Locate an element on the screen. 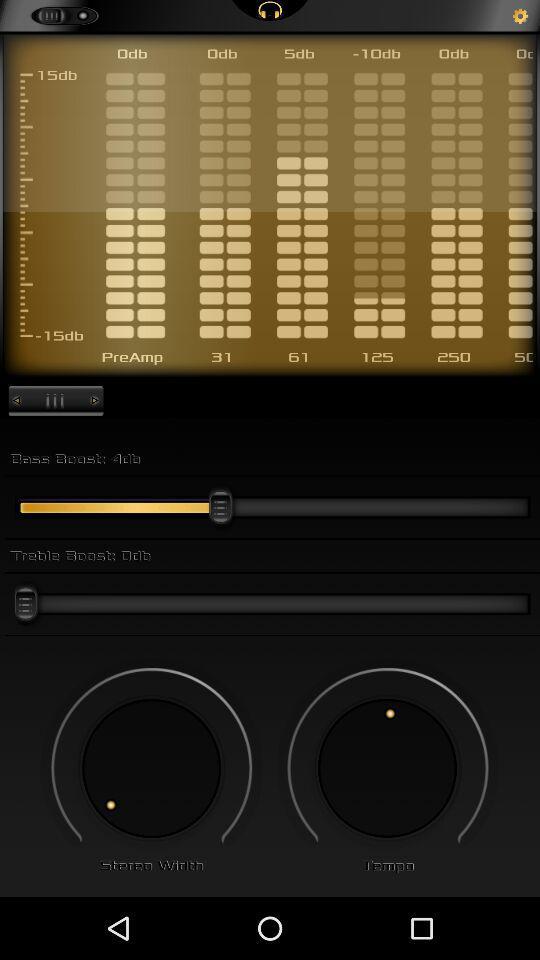  switch the speeker is located at coordinates (387, 767).